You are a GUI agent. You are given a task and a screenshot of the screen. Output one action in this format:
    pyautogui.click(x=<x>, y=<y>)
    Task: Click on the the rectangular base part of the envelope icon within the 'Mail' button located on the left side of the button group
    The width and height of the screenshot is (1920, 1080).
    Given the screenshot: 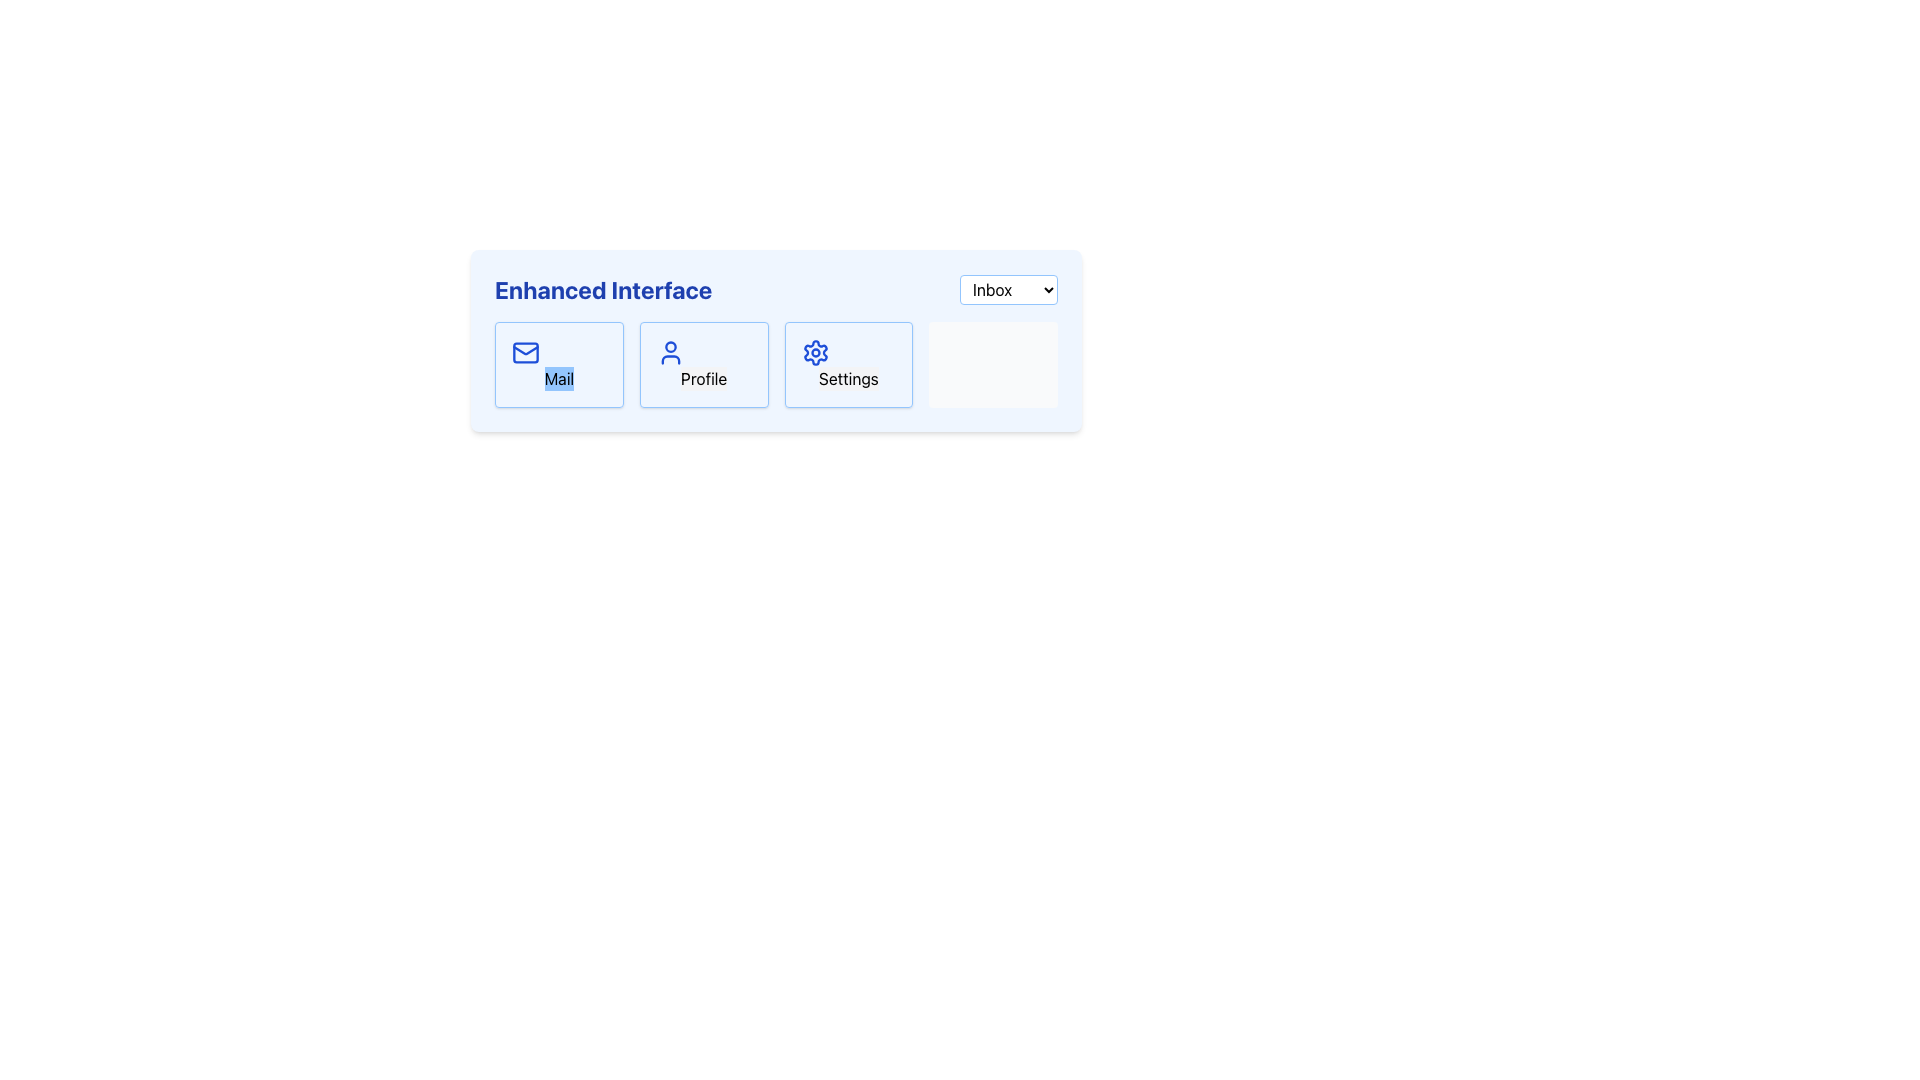 What is the action you would take?
    pyautogui.click(x=526, y=352)
    